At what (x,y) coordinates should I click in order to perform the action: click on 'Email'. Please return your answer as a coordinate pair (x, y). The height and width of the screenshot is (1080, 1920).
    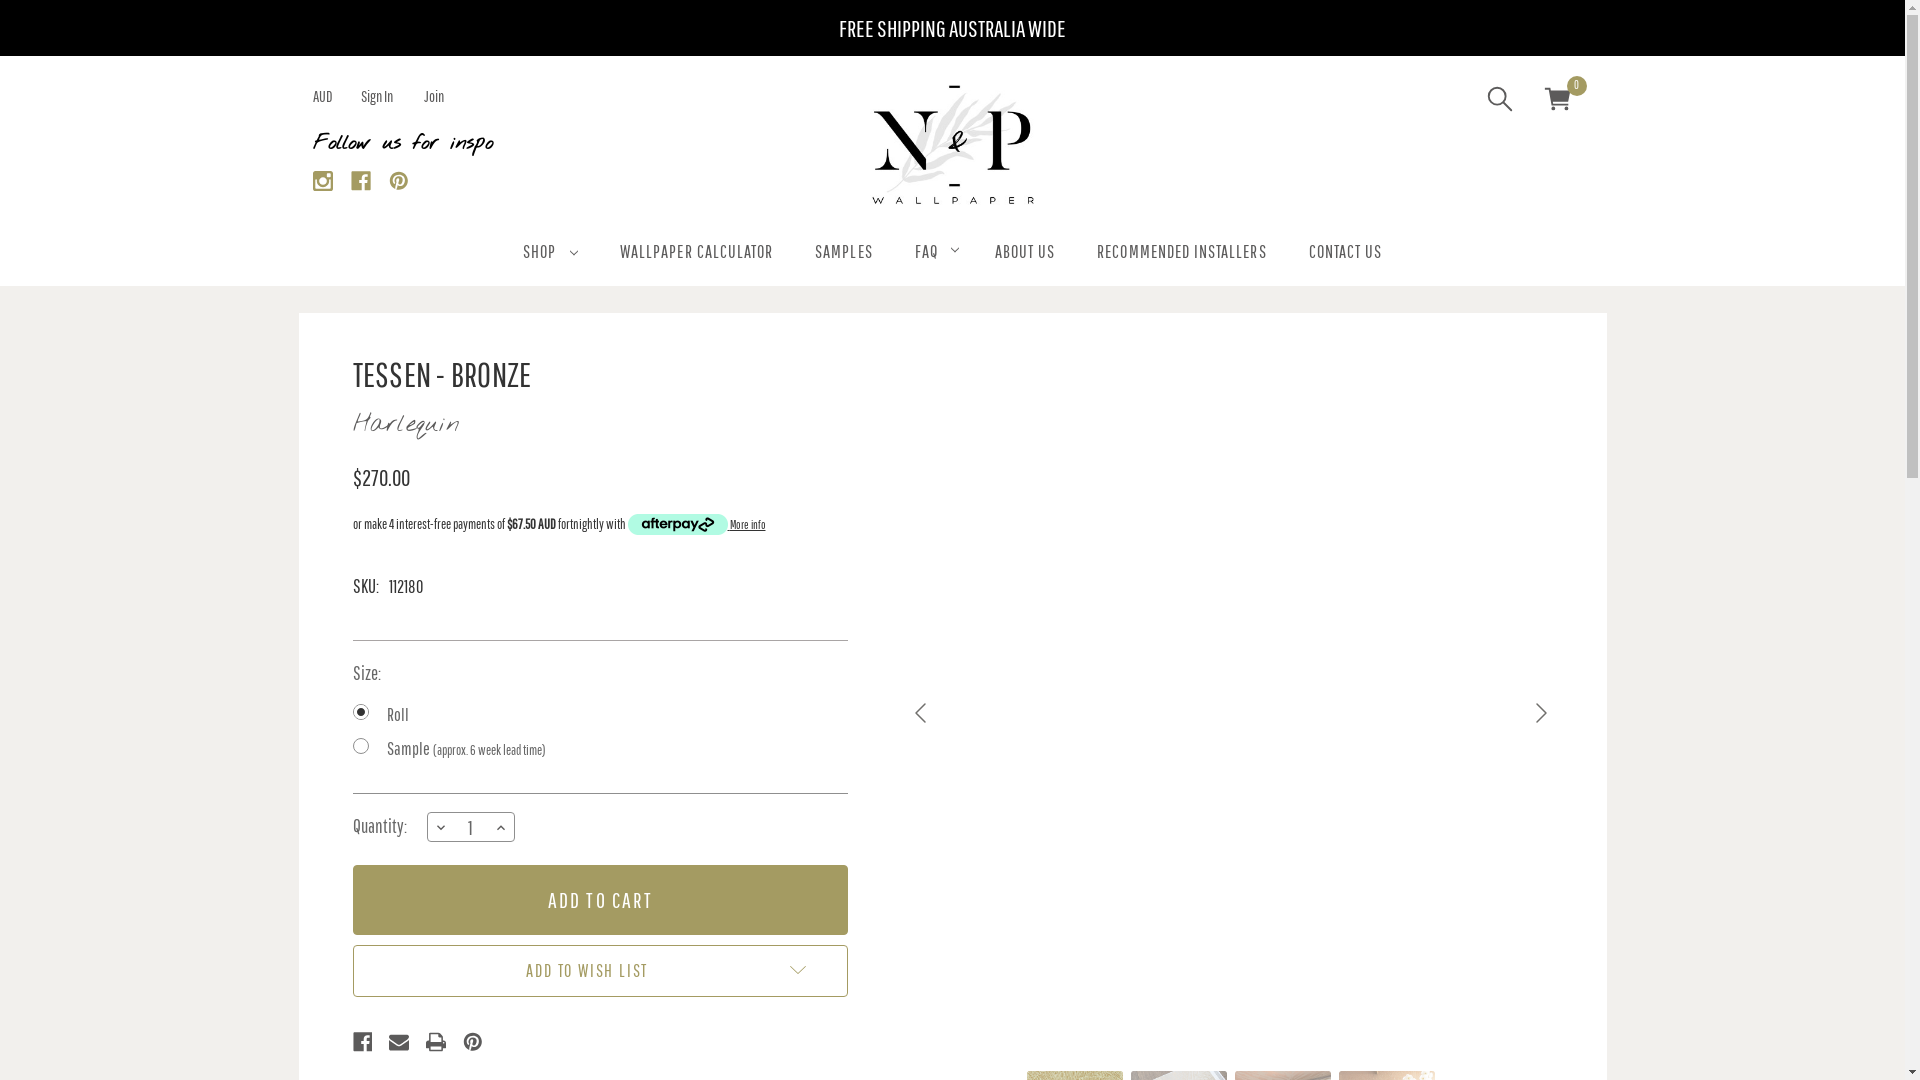
    Looking at the image, I should click on (398, 1040).